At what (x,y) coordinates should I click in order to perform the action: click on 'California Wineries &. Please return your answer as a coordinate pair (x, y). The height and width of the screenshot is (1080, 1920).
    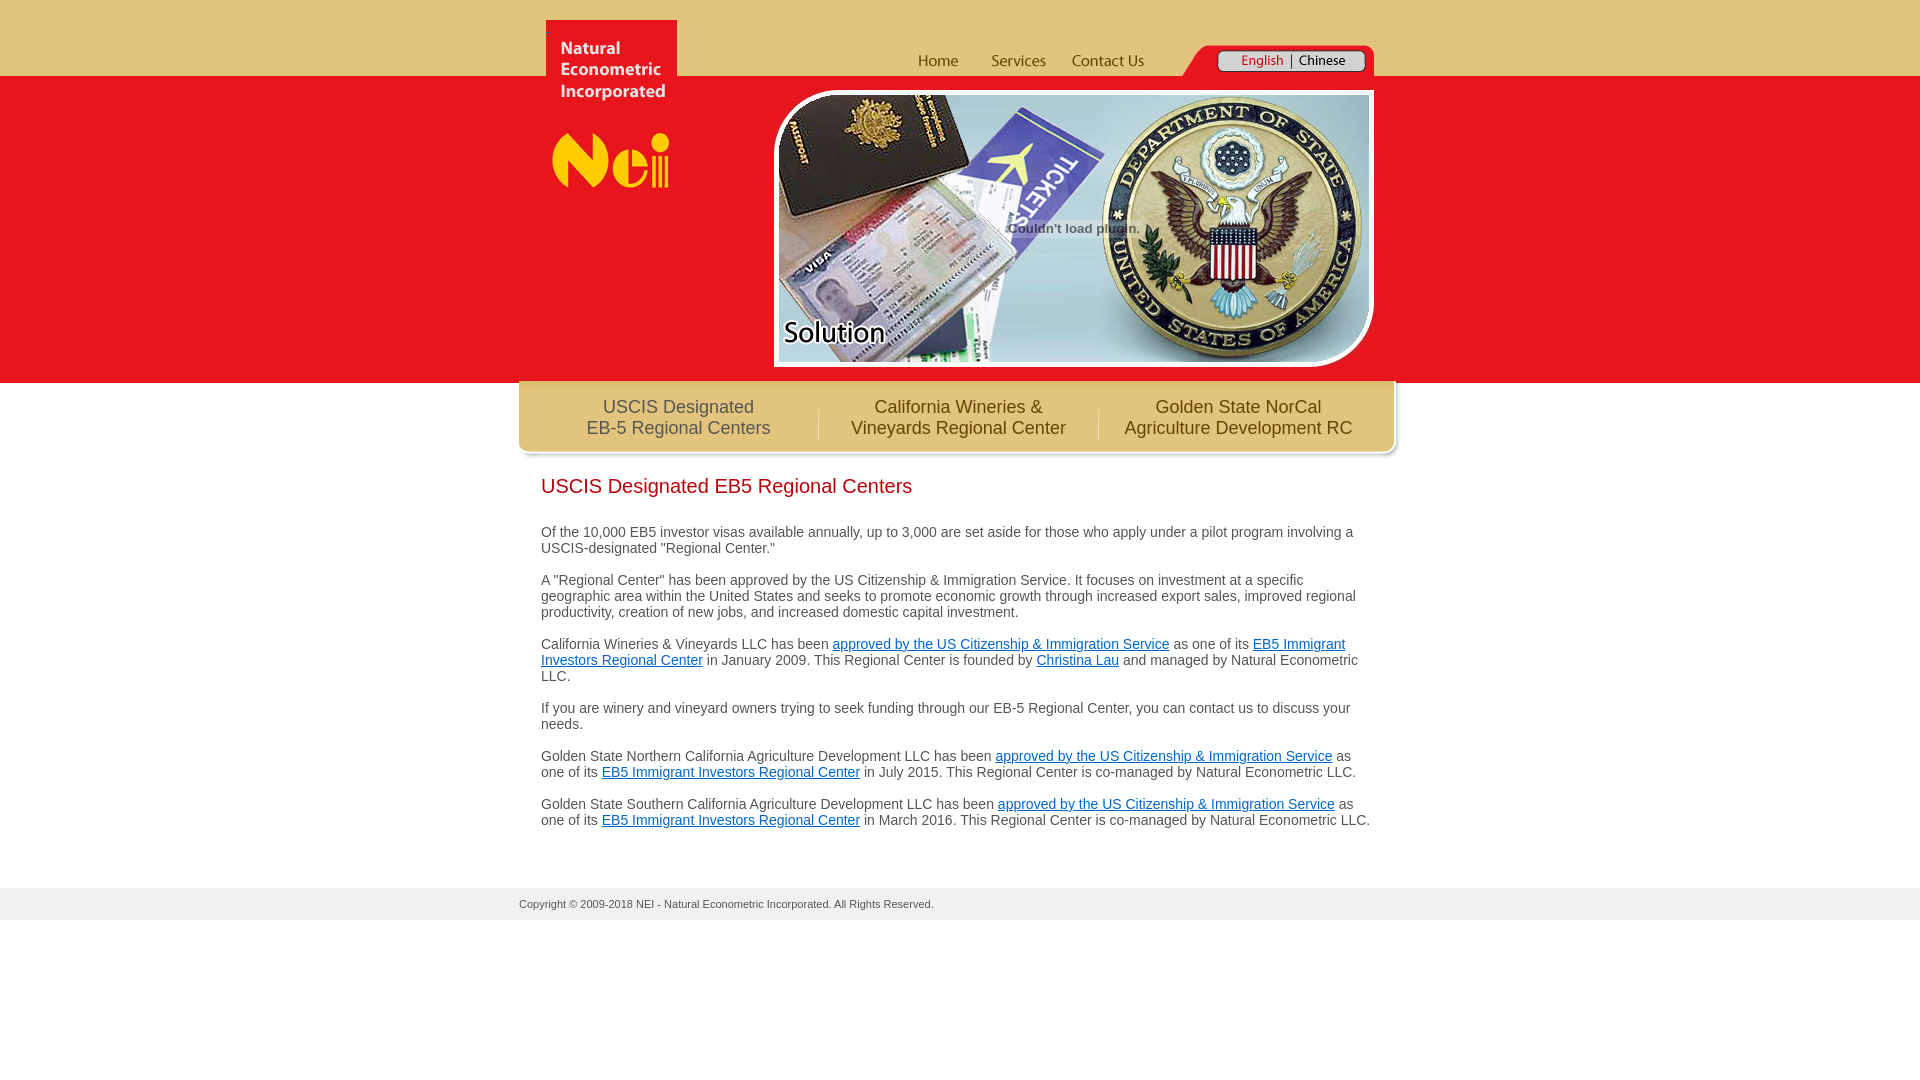
    Looking at the image, I should click on (957, 417).